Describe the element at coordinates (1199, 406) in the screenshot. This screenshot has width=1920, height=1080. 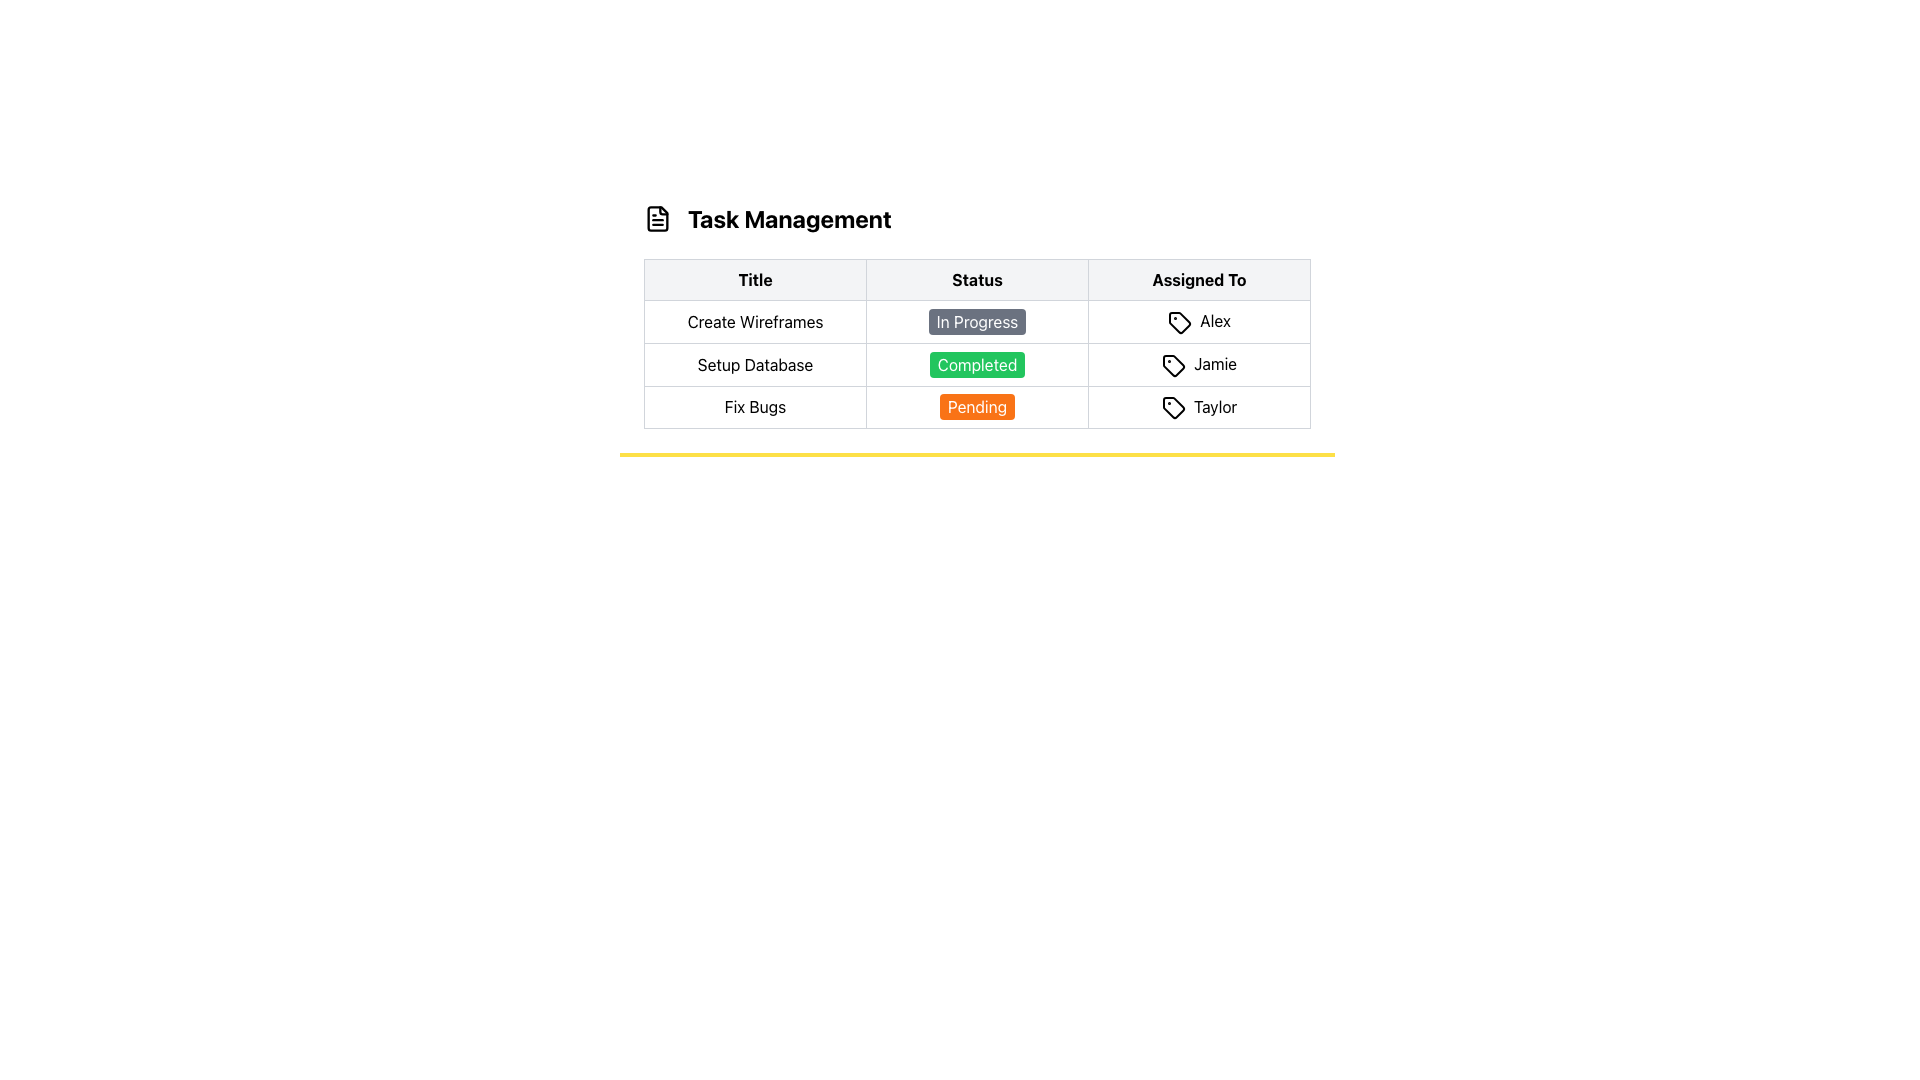
I see `the text label displaying the name 'Taylor', which indicates the individual assigned to the corresponding task in the last row of the 'Assigned To' column in the 'Task Management' table` at that location.